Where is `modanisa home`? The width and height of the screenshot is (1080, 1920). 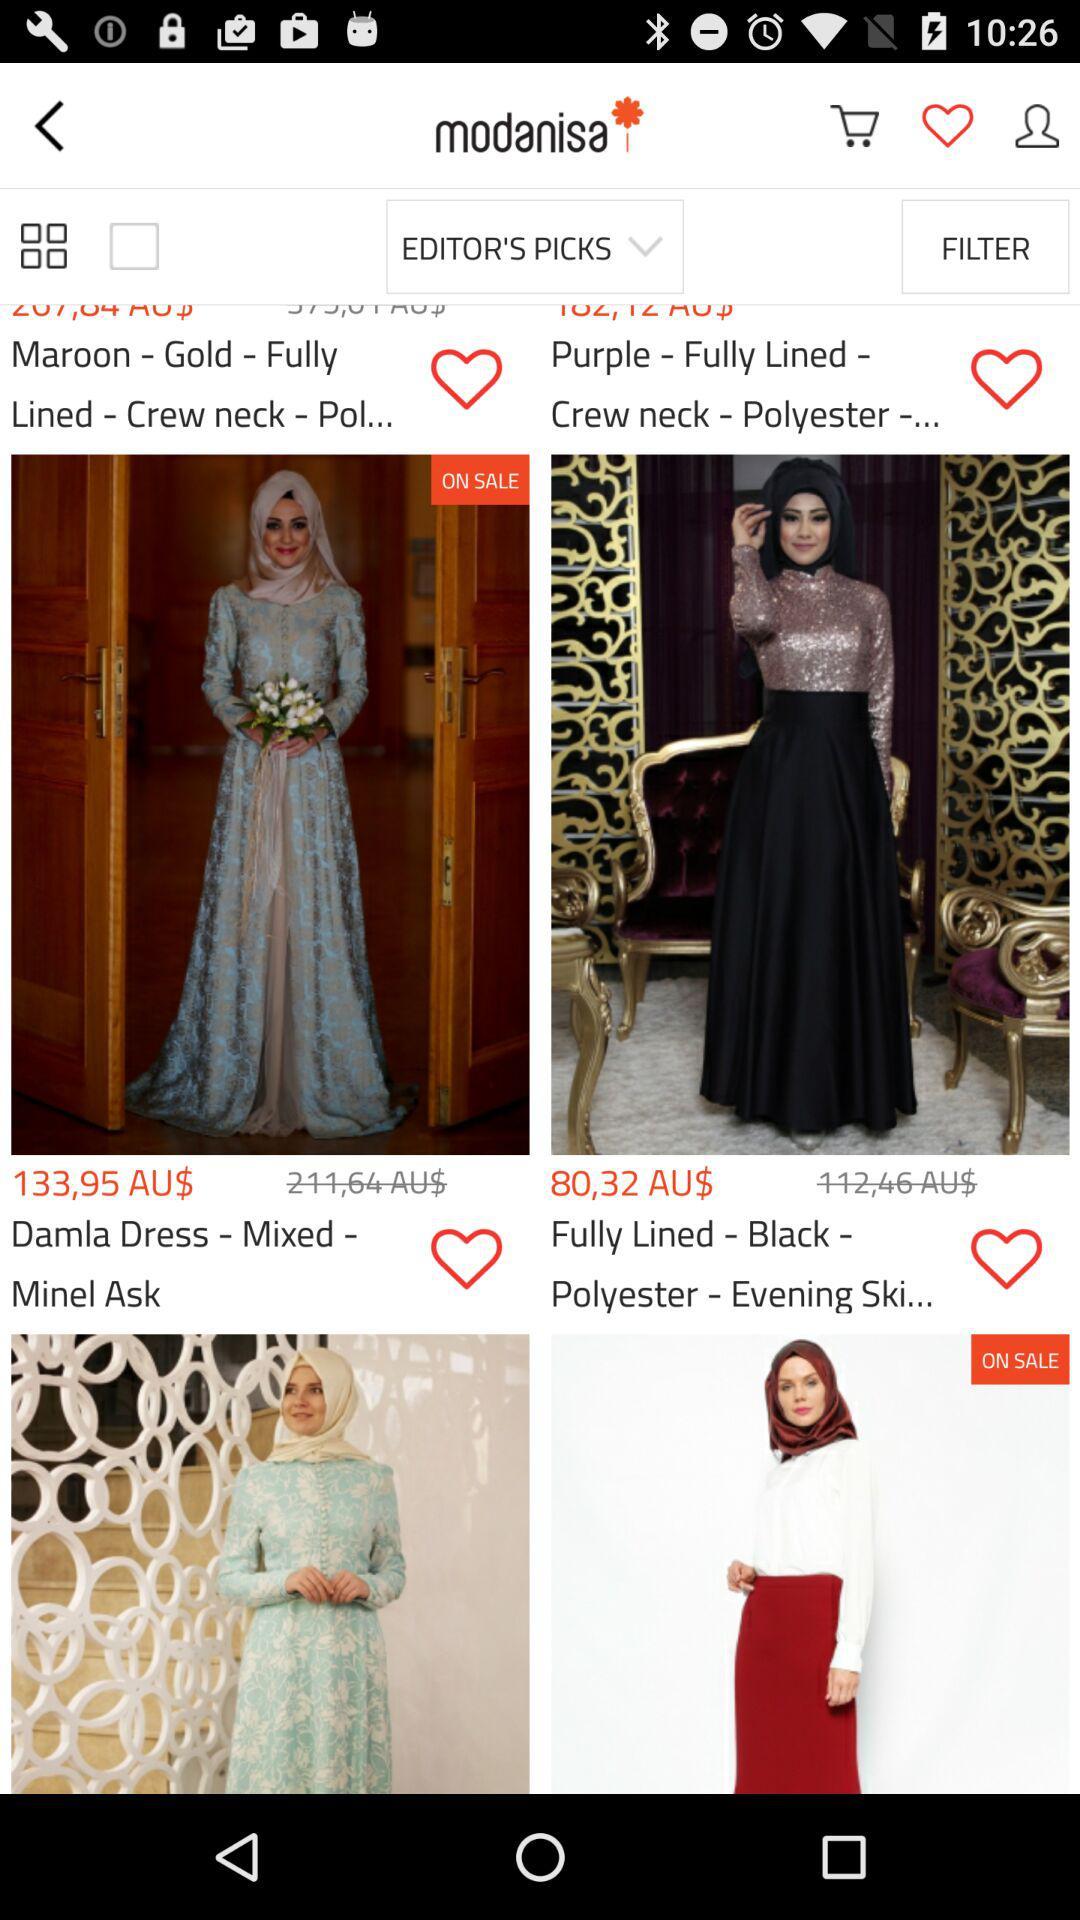
modanisa home is located at coordinates (540, 124).